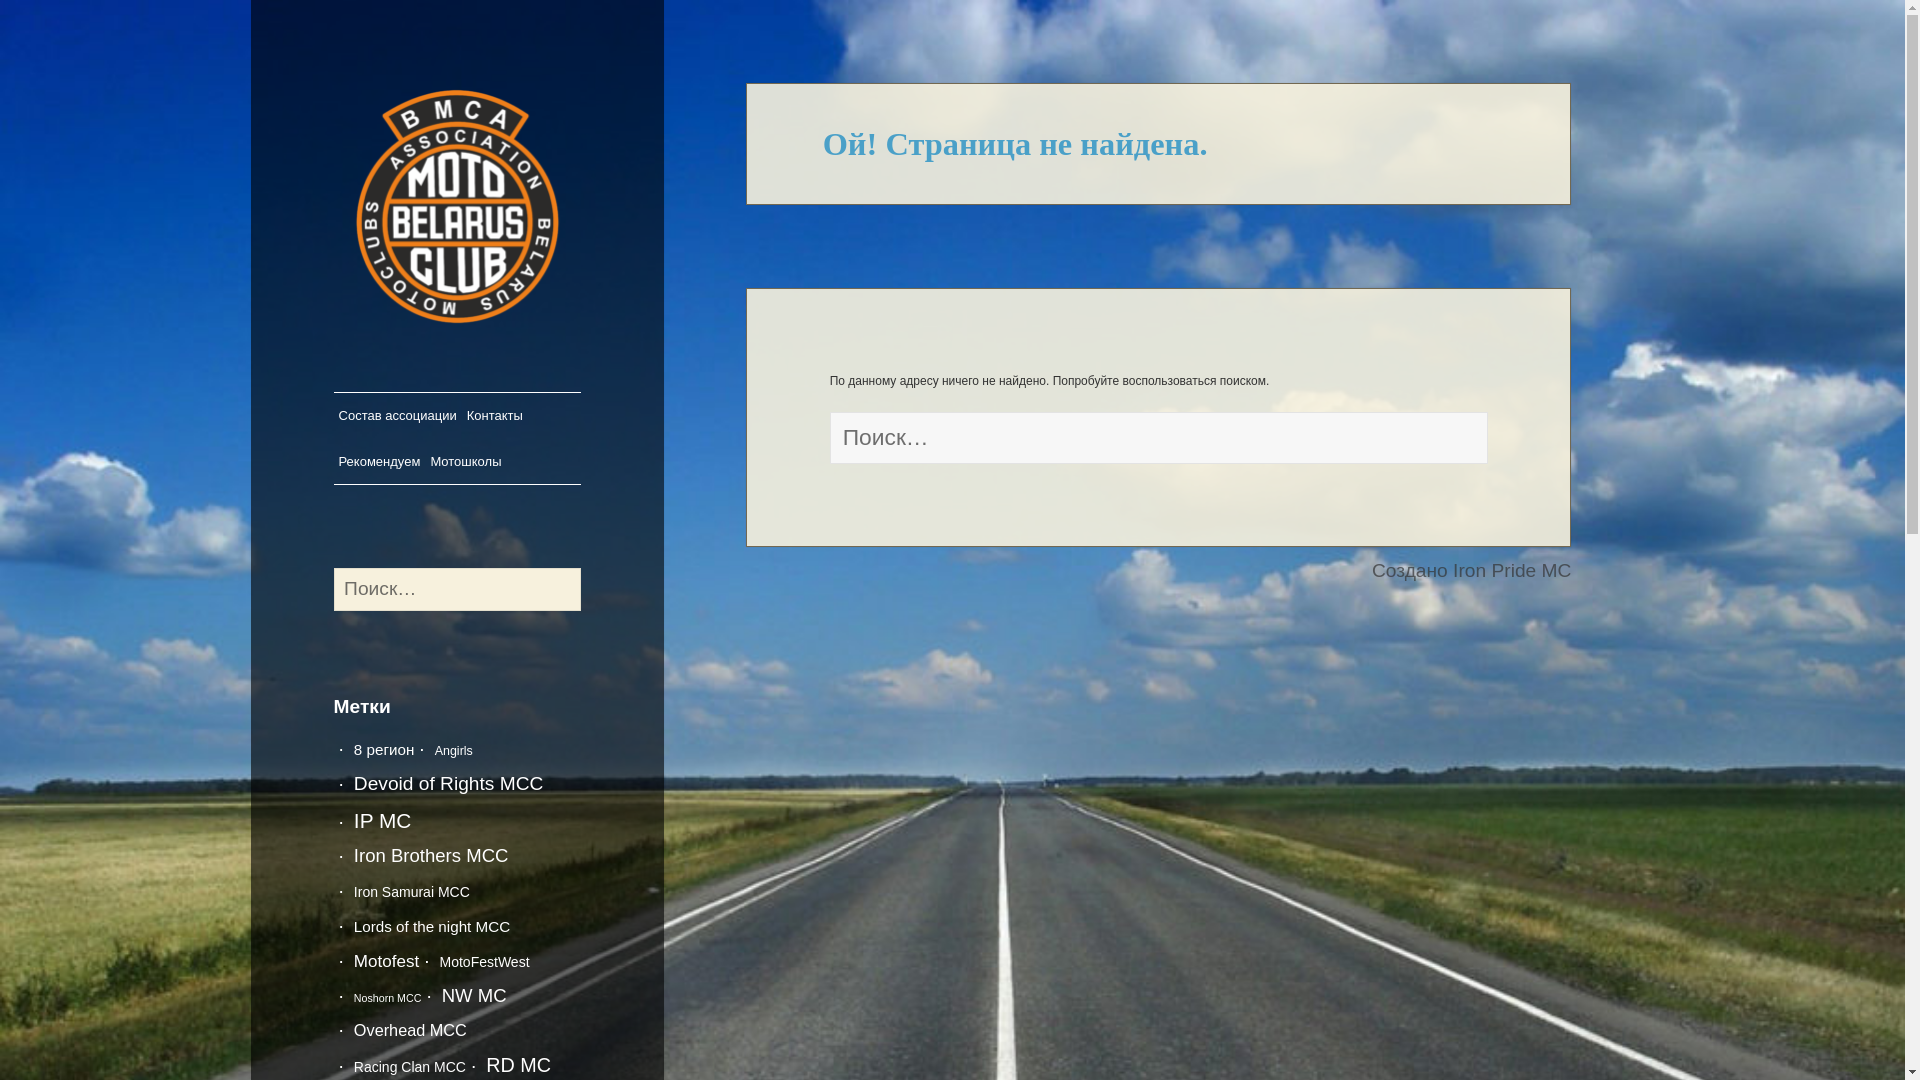 The image size is (1920, 1080). Describe the element at coordinates (411, 890) in the screenshot. I see `'Iron Samurai MCC'` at that location.